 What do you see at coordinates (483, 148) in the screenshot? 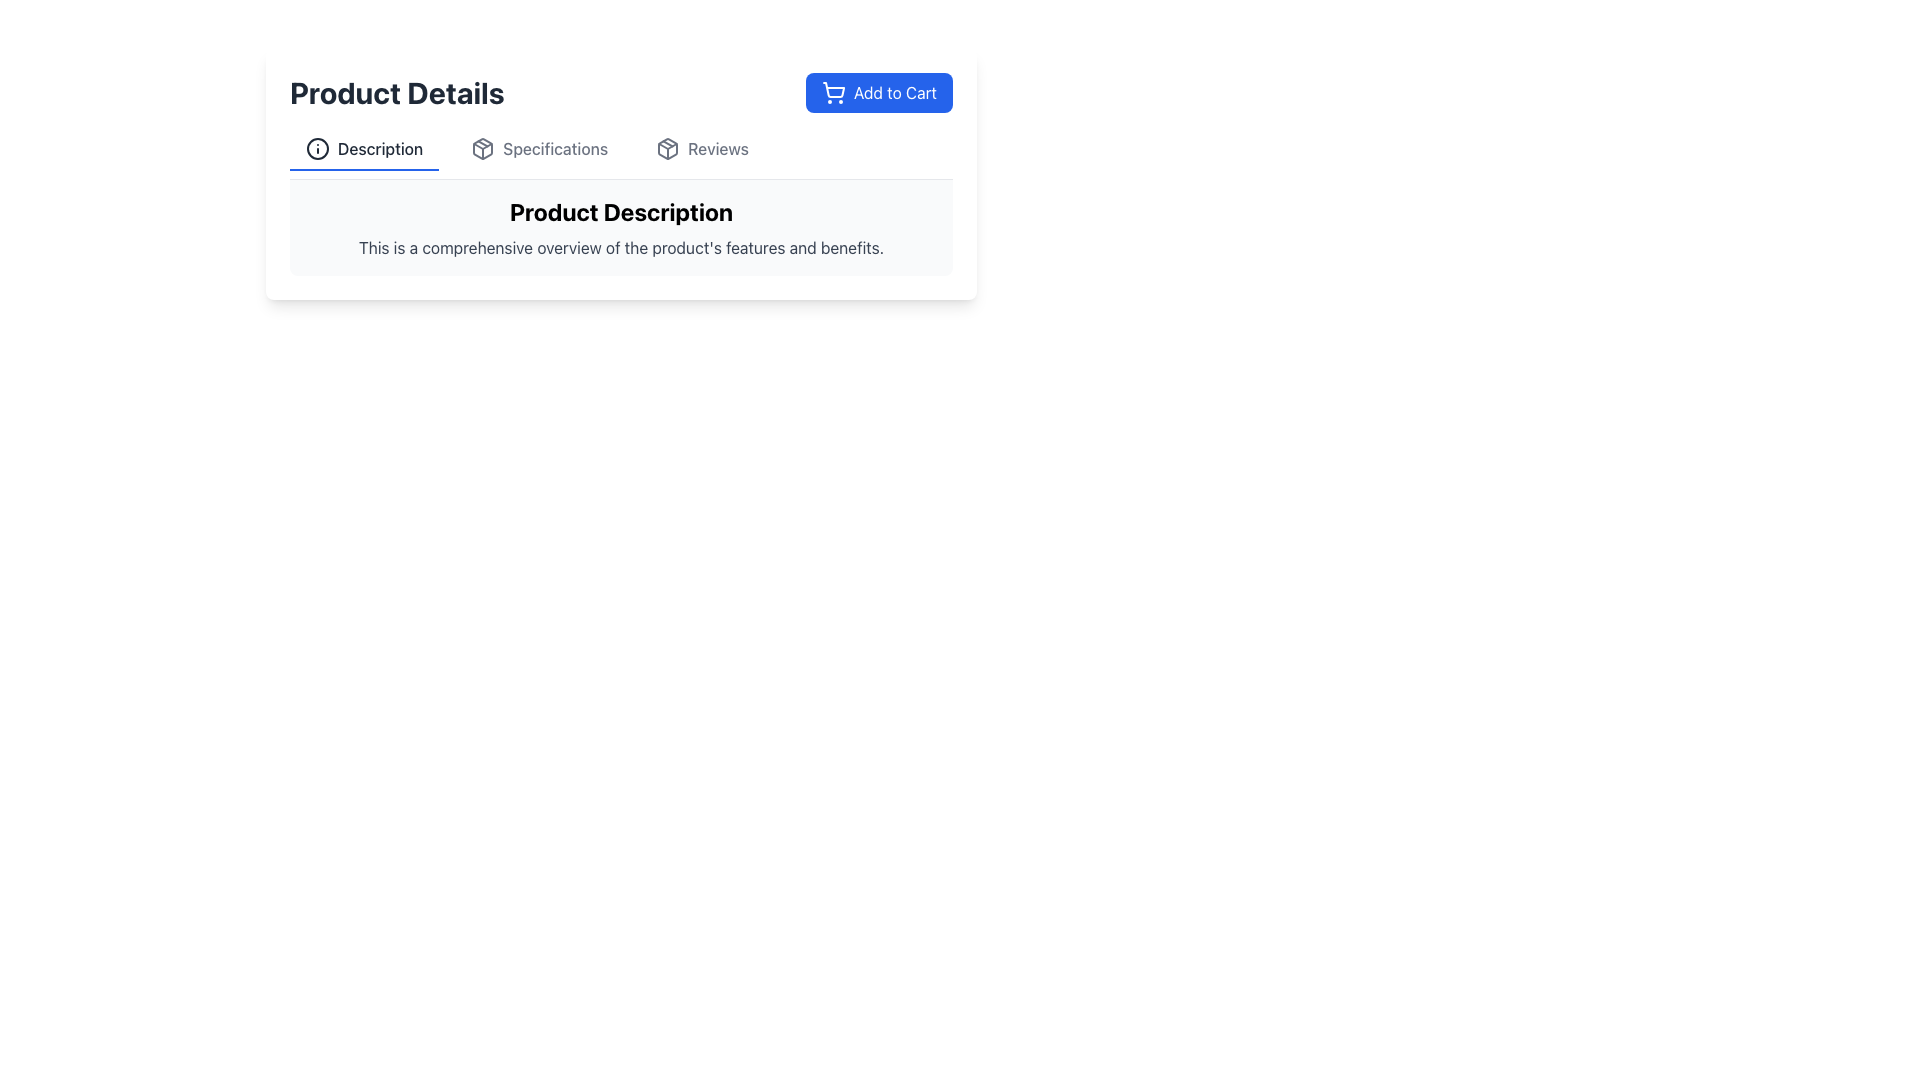
I see `the icon representing the 'Specifications' tab, which is located to the right of the 'Description' label in the horizontal navigation bar` at bounding box center [483, 148].